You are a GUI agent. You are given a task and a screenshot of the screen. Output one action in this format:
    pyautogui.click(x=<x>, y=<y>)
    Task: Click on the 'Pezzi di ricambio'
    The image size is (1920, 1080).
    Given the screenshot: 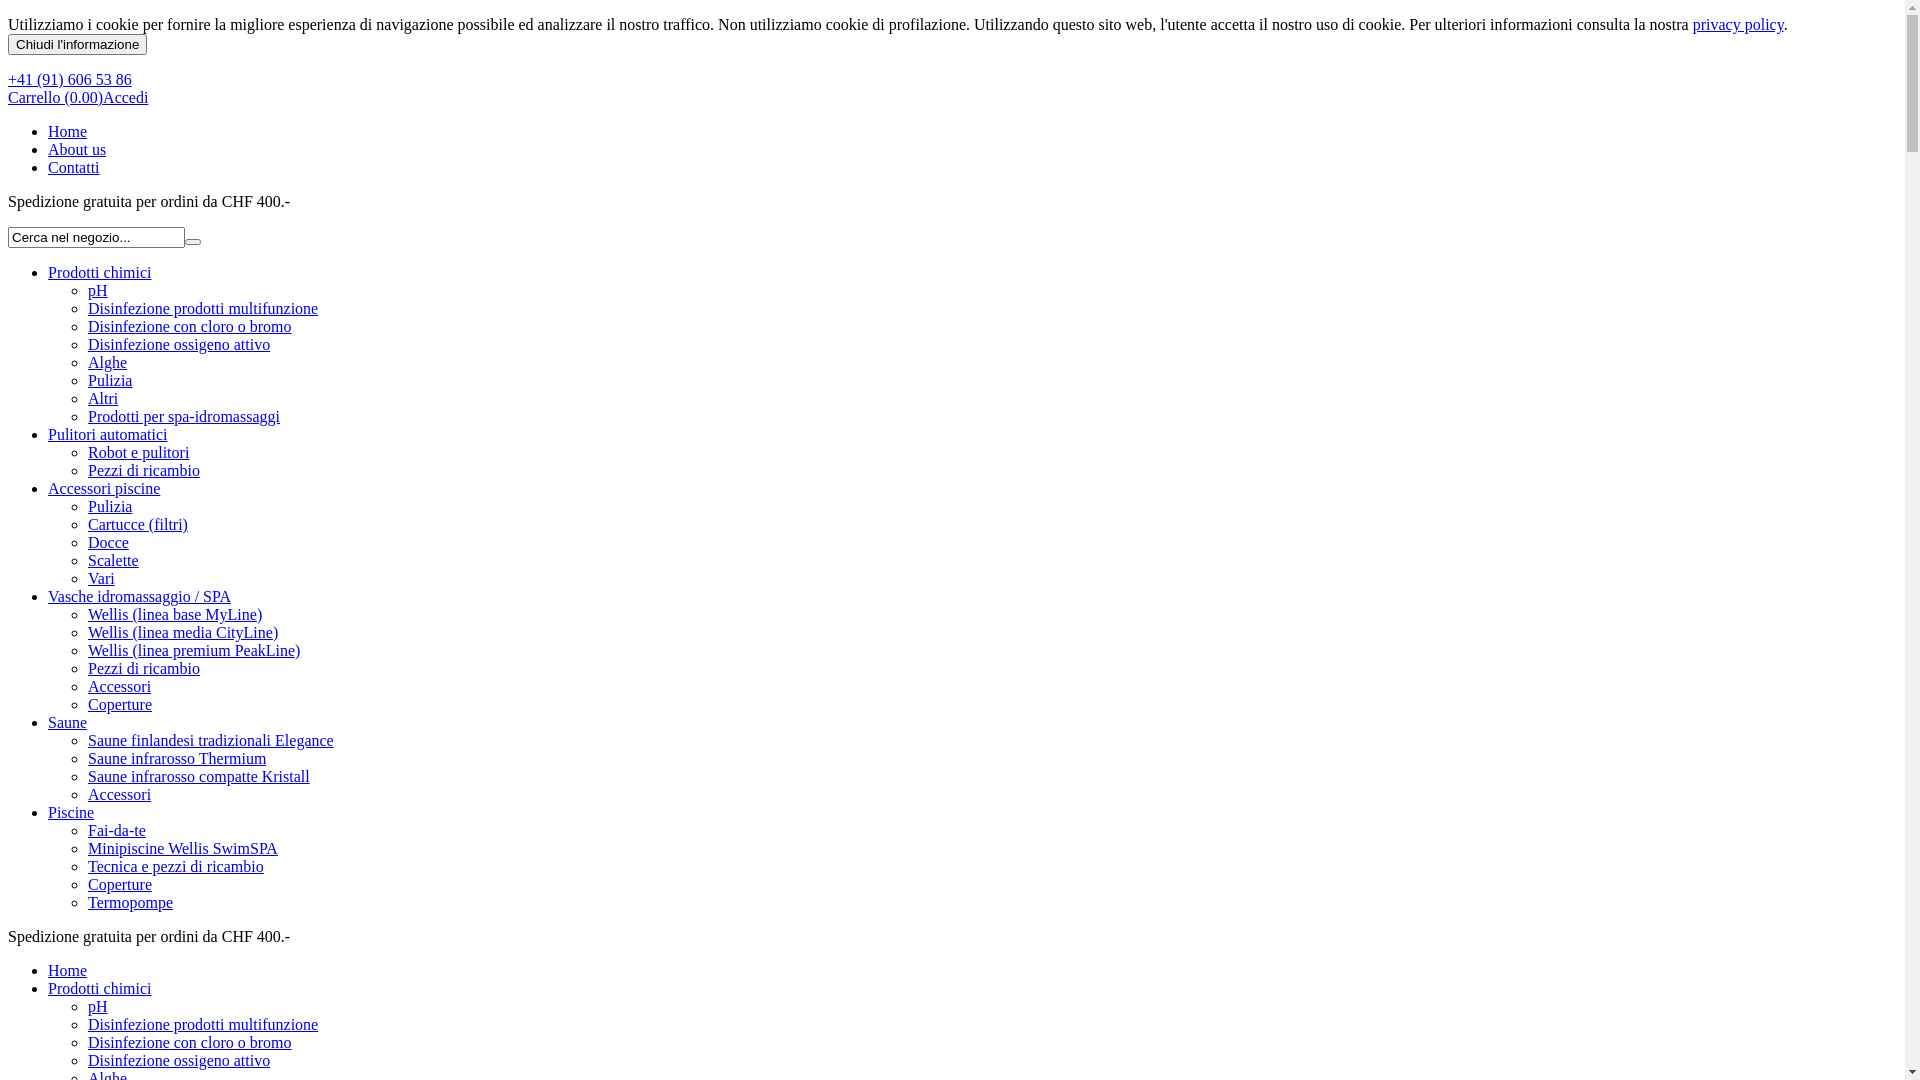 What is the action you would take?
    pyautogui.click(x=143, y=470)
    